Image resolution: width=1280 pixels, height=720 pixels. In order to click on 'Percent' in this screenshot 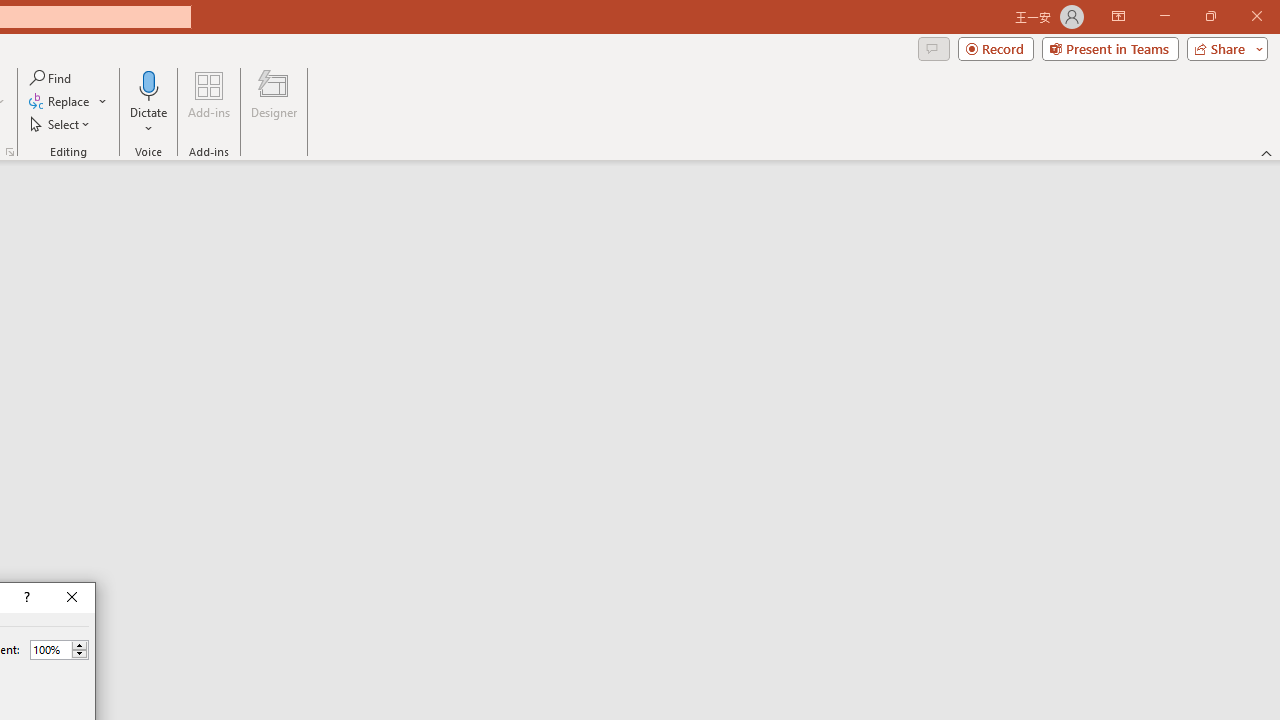, I will do `click(50, 649)`.